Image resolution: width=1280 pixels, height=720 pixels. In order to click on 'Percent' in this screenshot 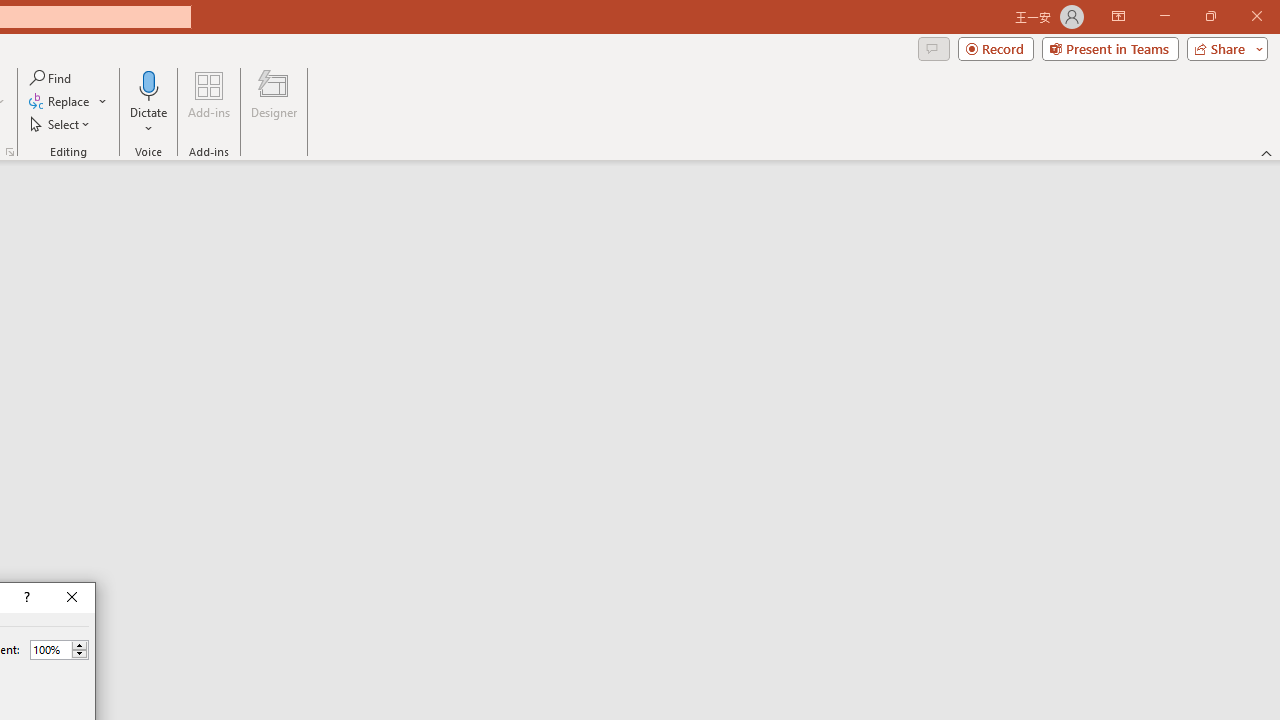, I will do `click(50, 649)`.